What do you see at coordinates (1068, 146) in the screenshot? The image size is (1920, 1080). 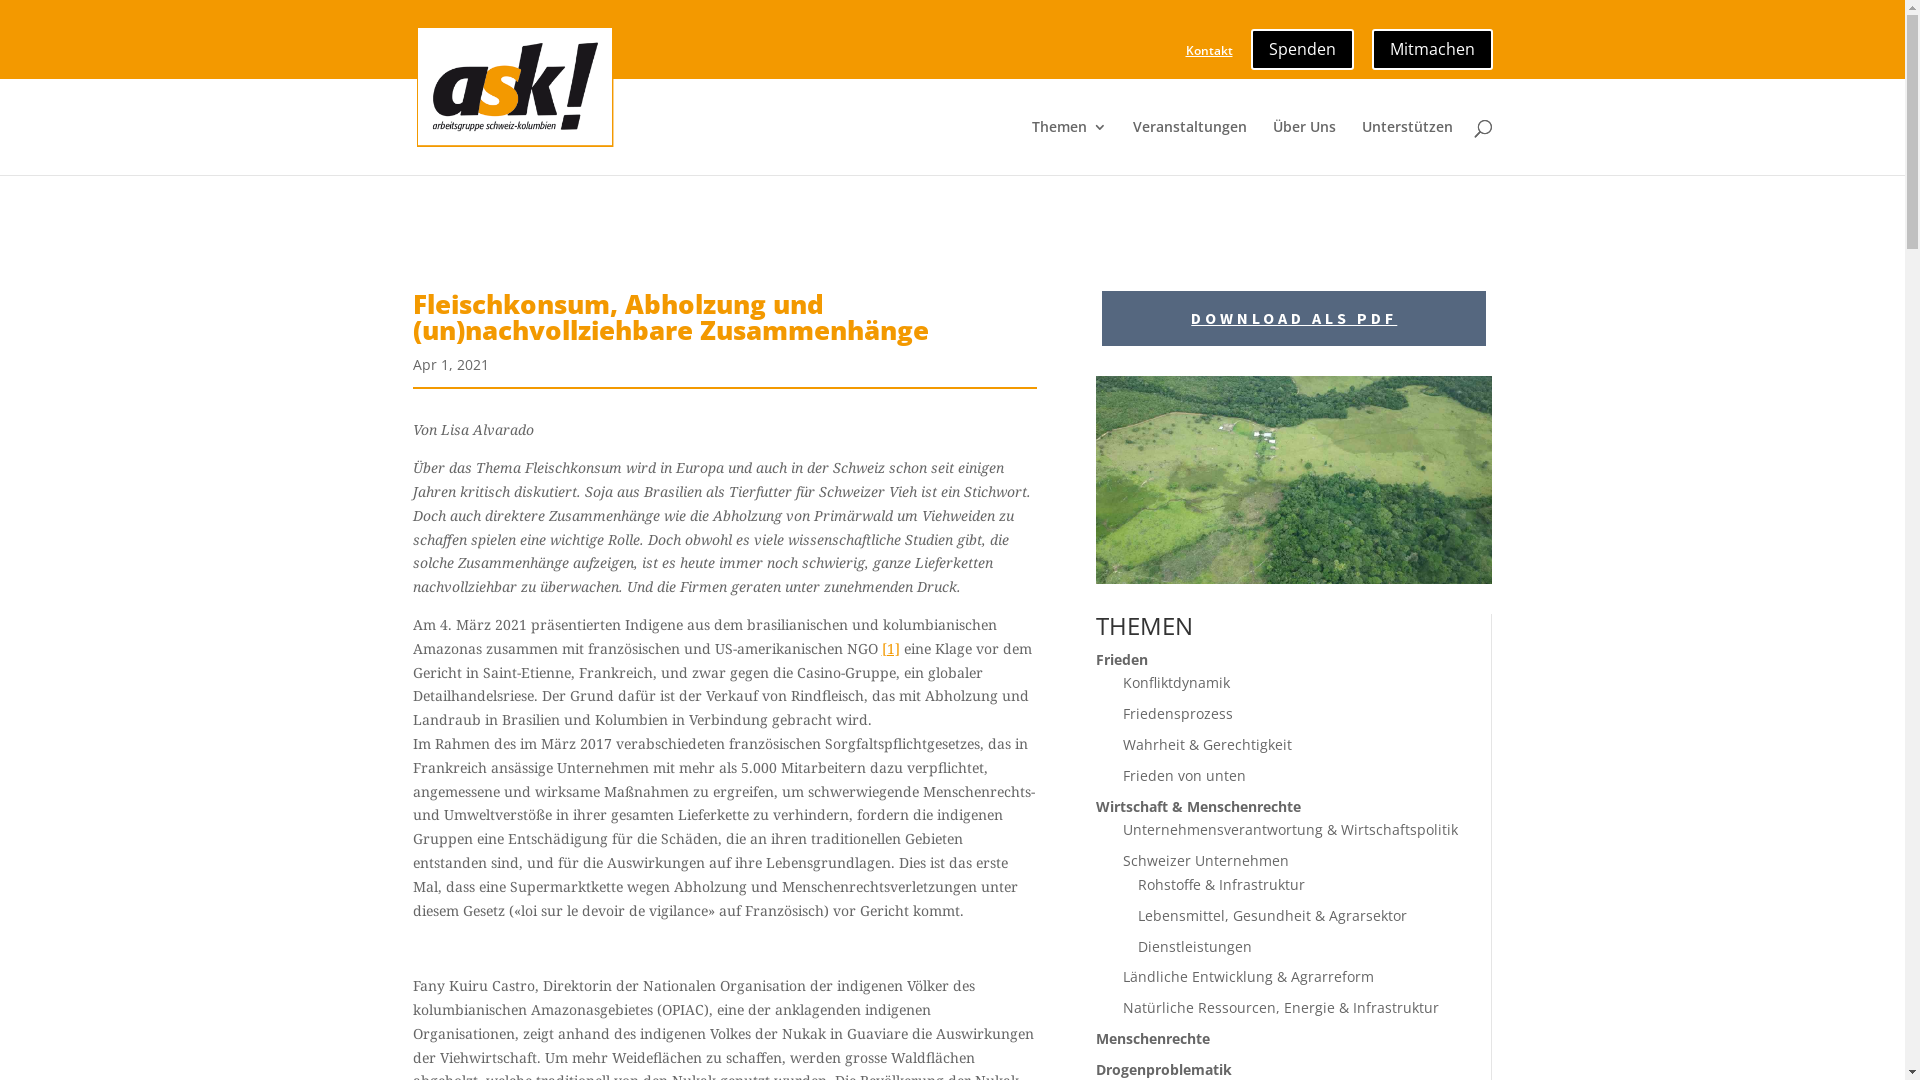 I see `'Themen'` at bounding box center [1068, 146].